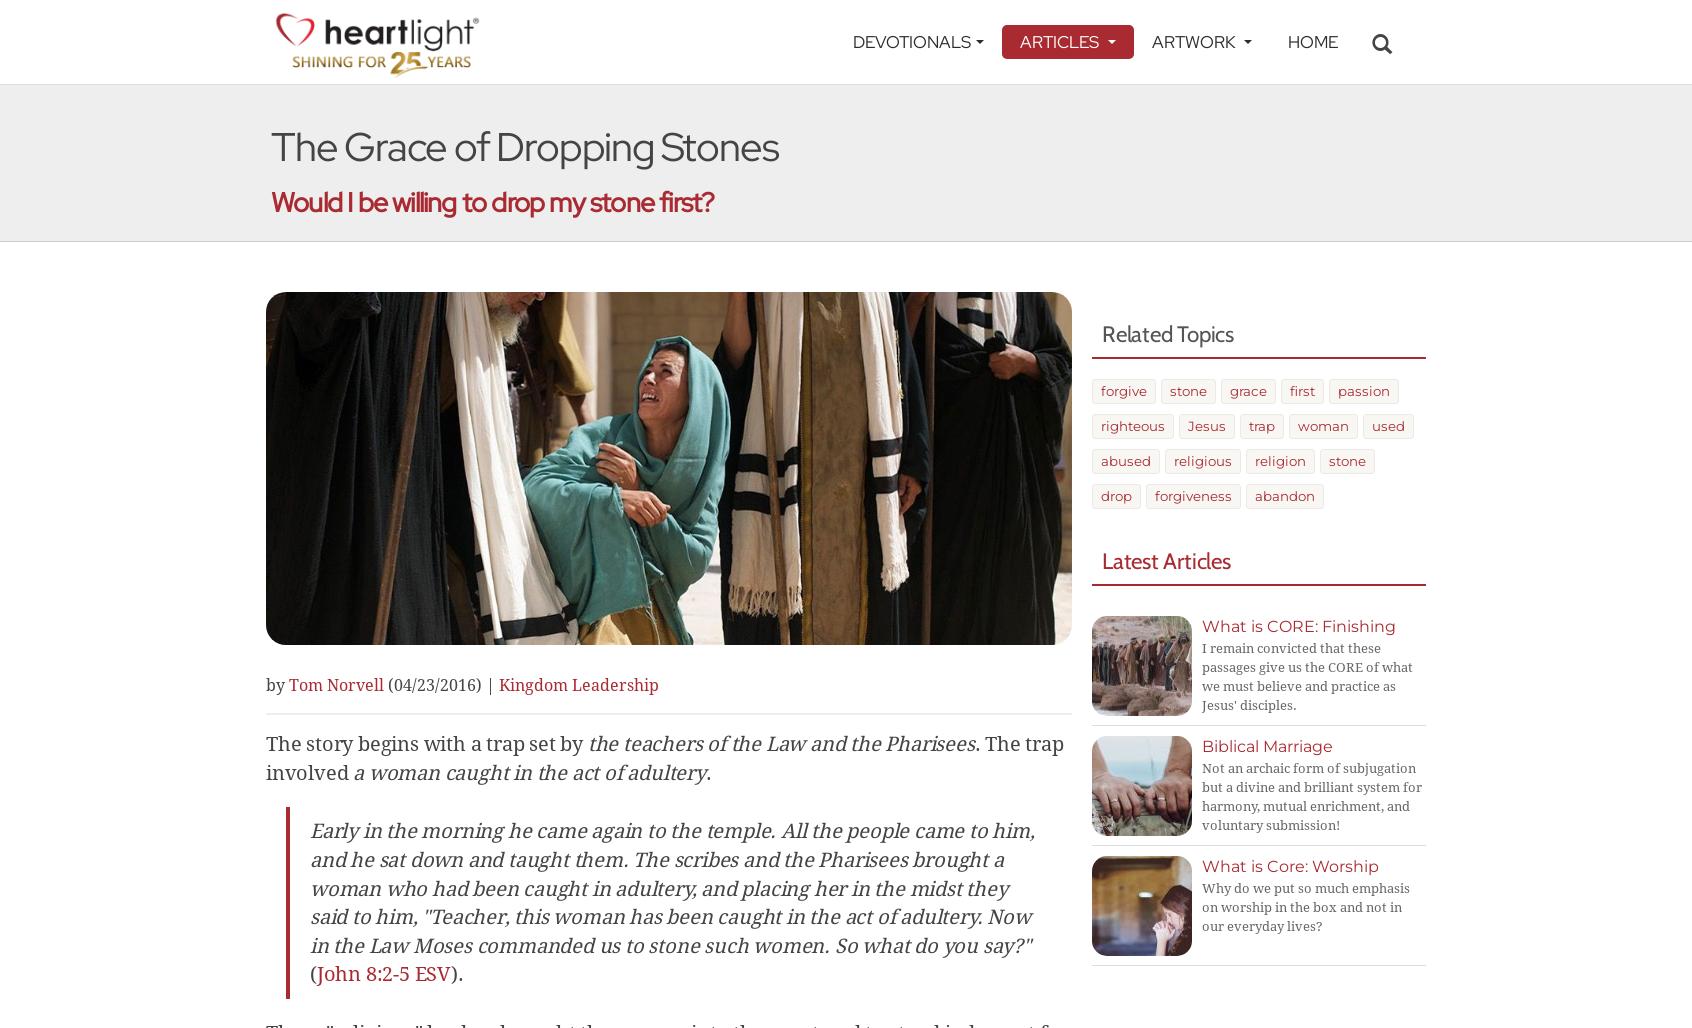 The image size is (1692, 1028). I want to click on 'passion', so click(1363, 390).